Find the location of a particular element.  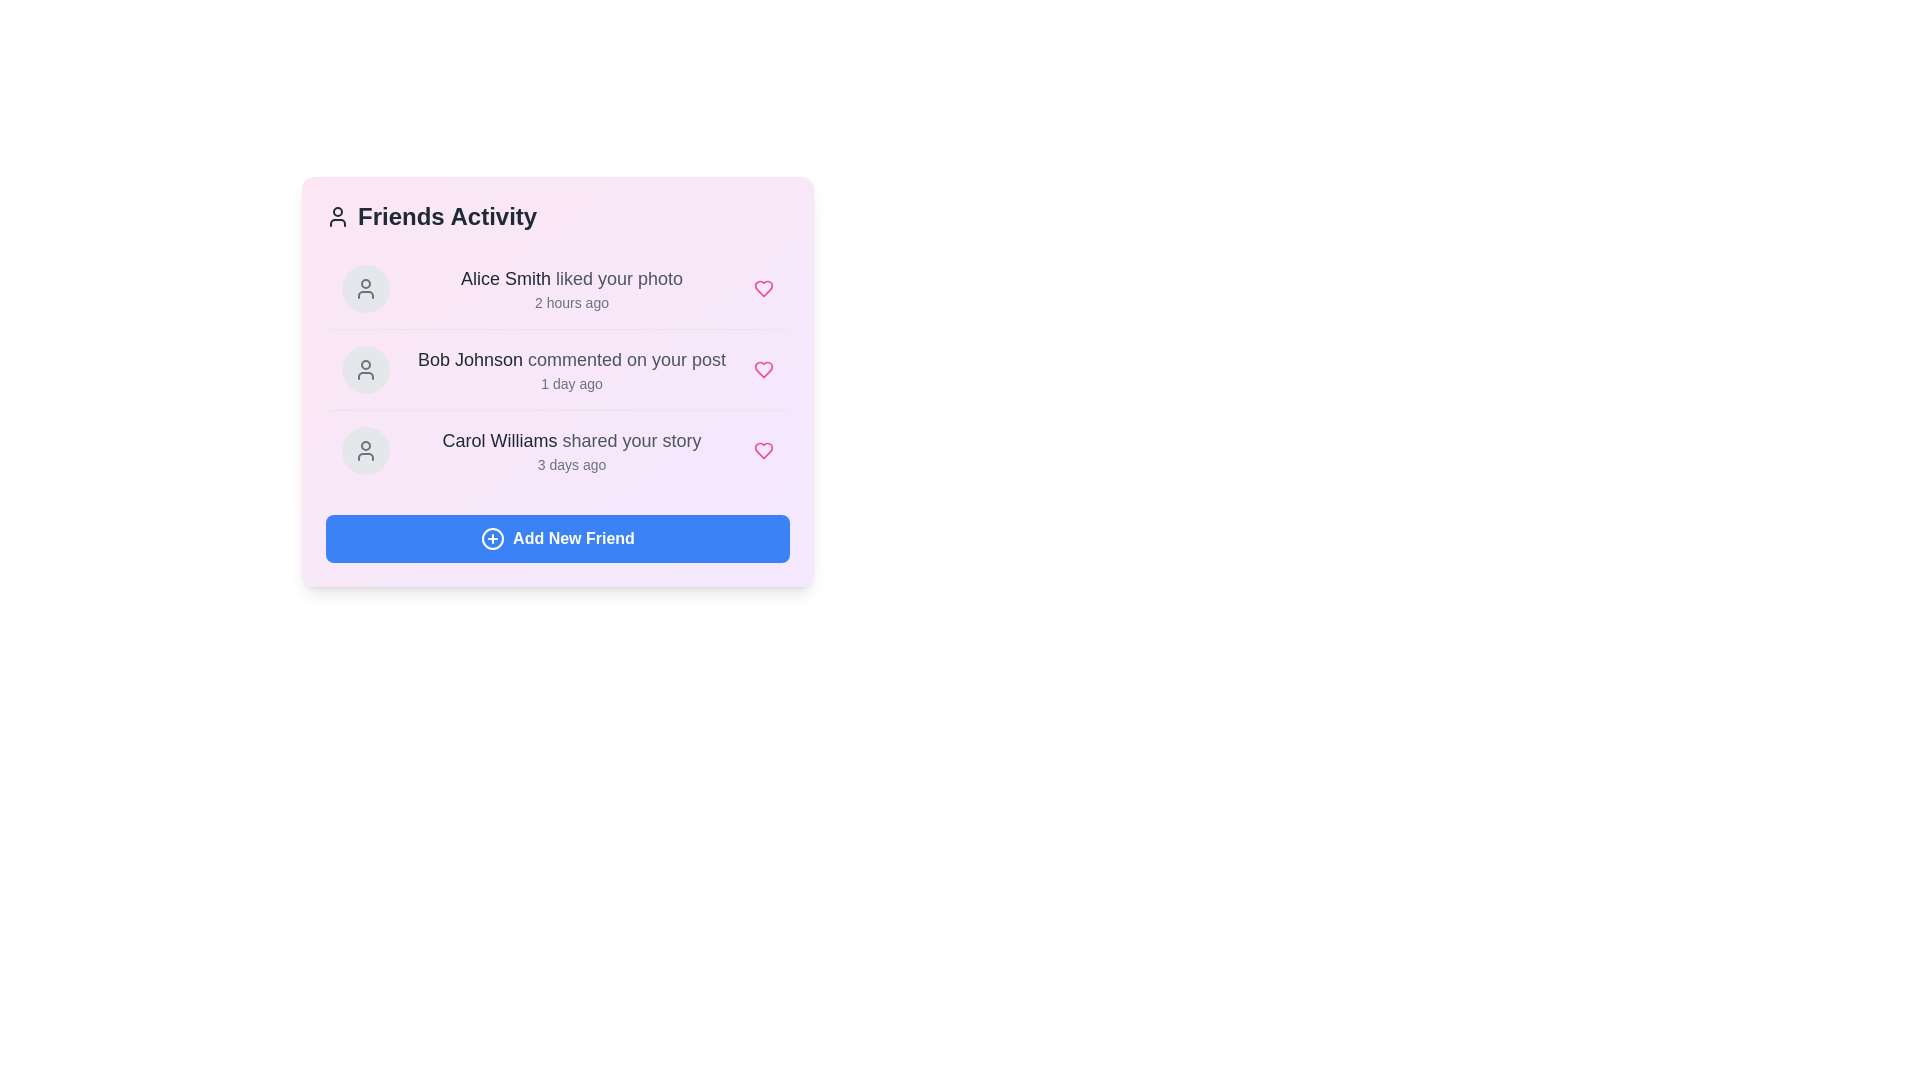

the 'Add New Friend' button to add a new friend is located at coordinates (557, 538).